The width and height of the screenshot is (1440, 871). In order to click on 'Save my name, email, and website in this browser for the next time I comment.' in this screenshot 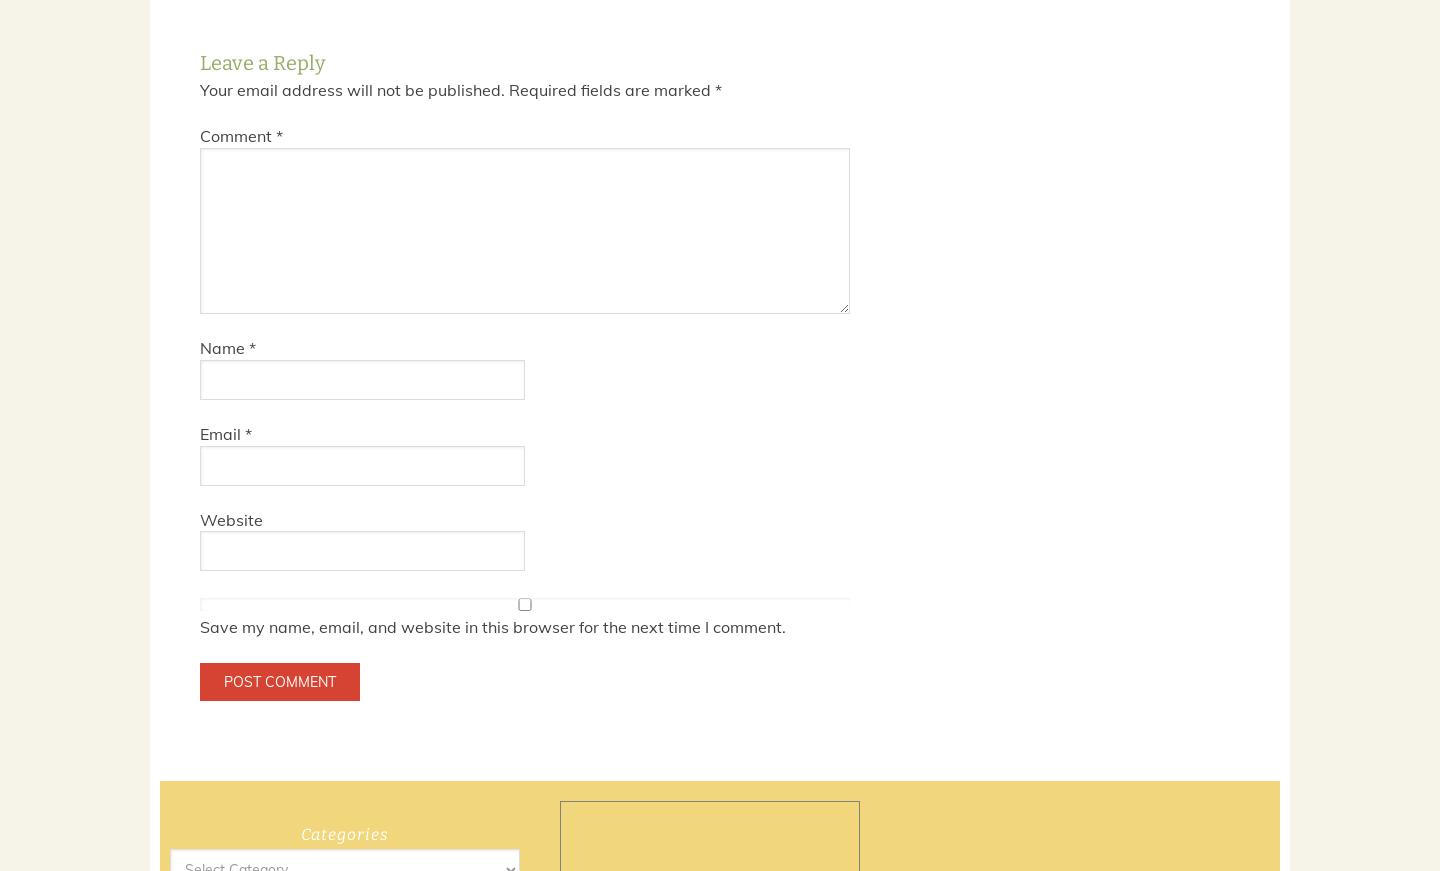, I will do `click(492, 626)`.